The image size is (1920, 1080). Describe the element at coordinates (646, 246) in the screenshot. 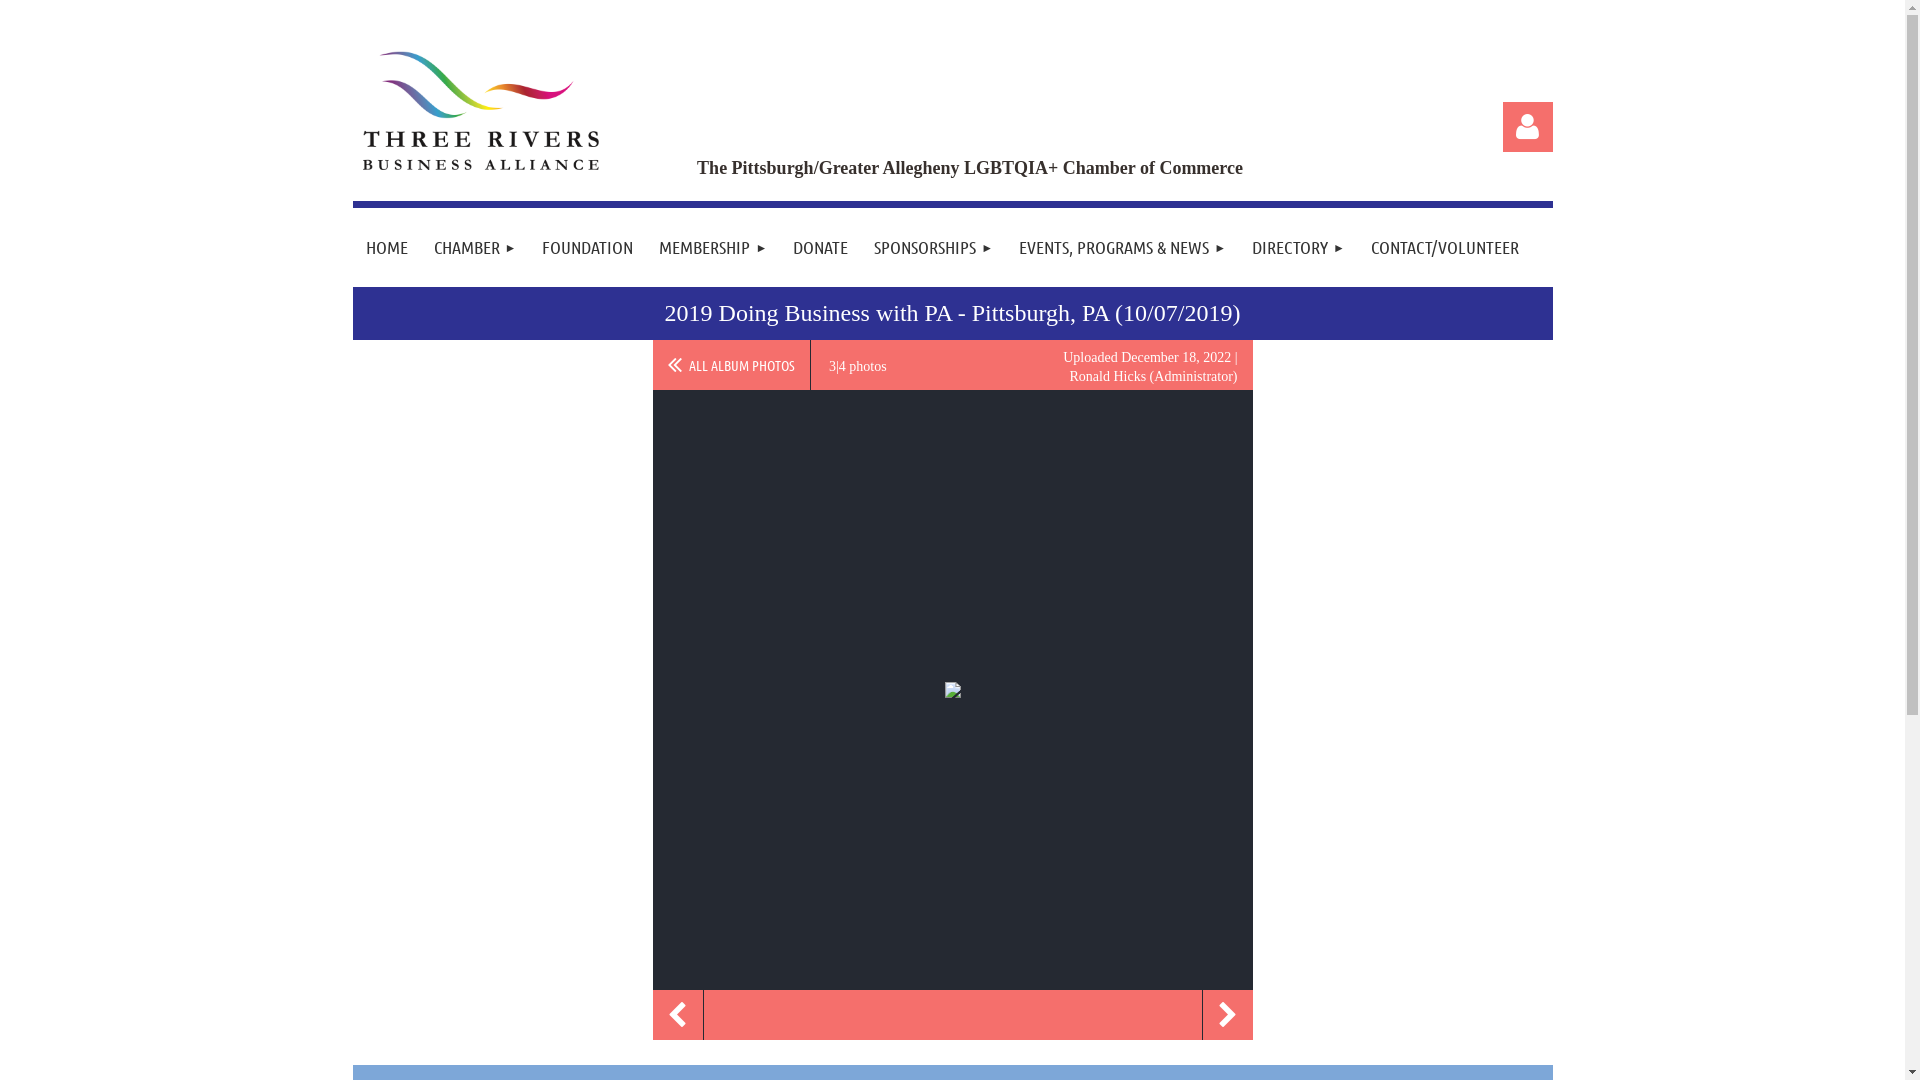

I see `'MEMBERSHIP'` at that location.